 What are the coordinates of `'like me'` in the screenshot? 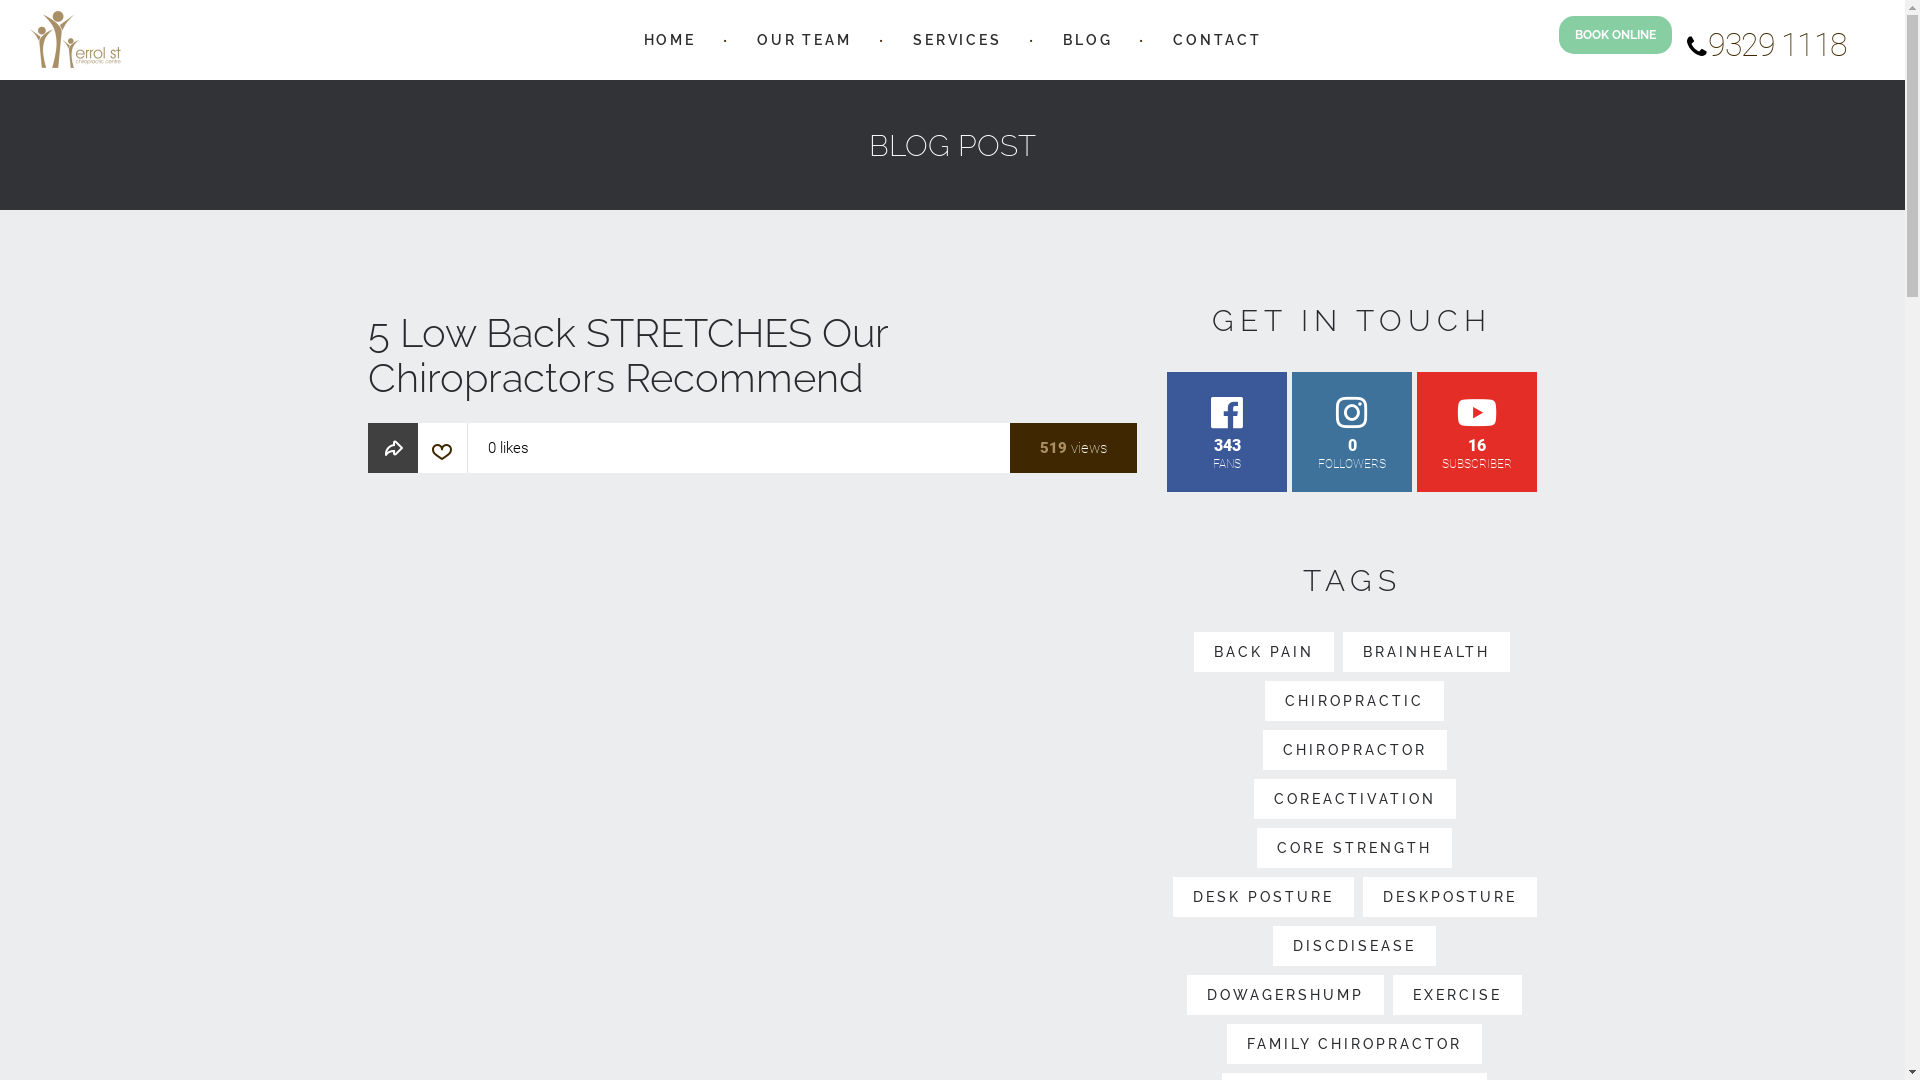 It's located at (440, 456).